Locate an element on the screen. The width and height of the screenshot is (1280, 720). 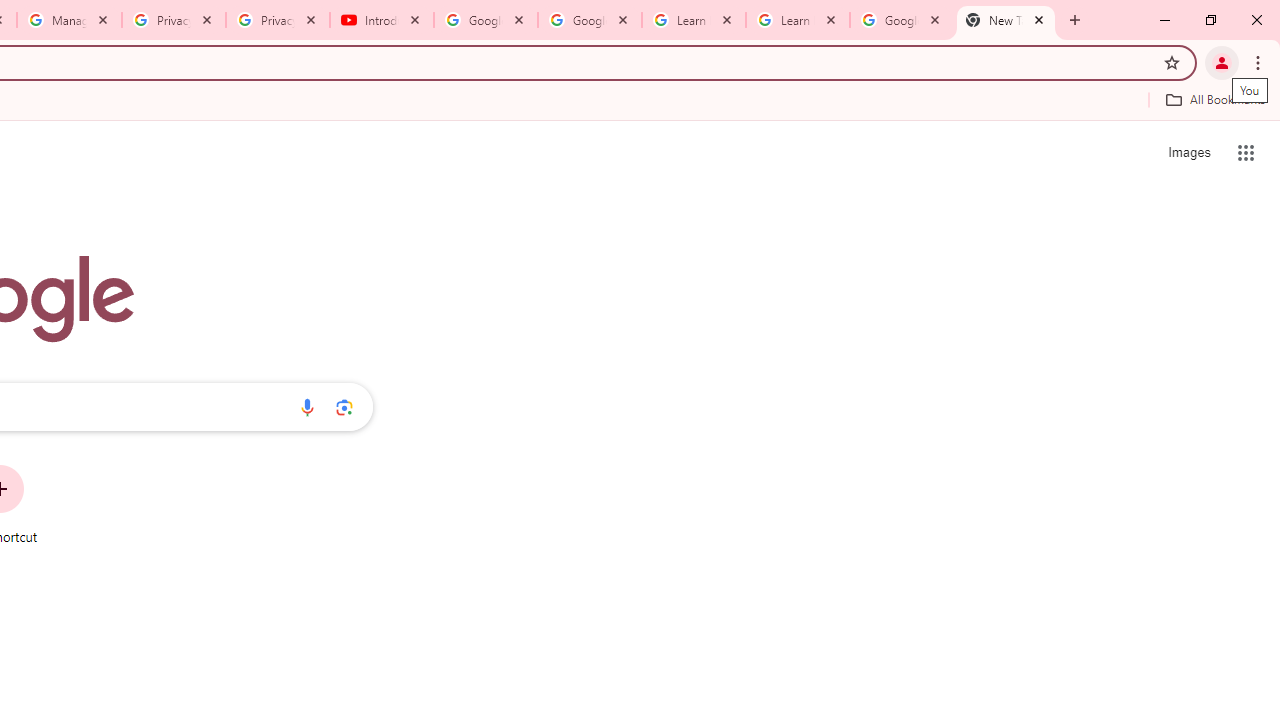
'Search by voice' is located at coordinates (306, 406).